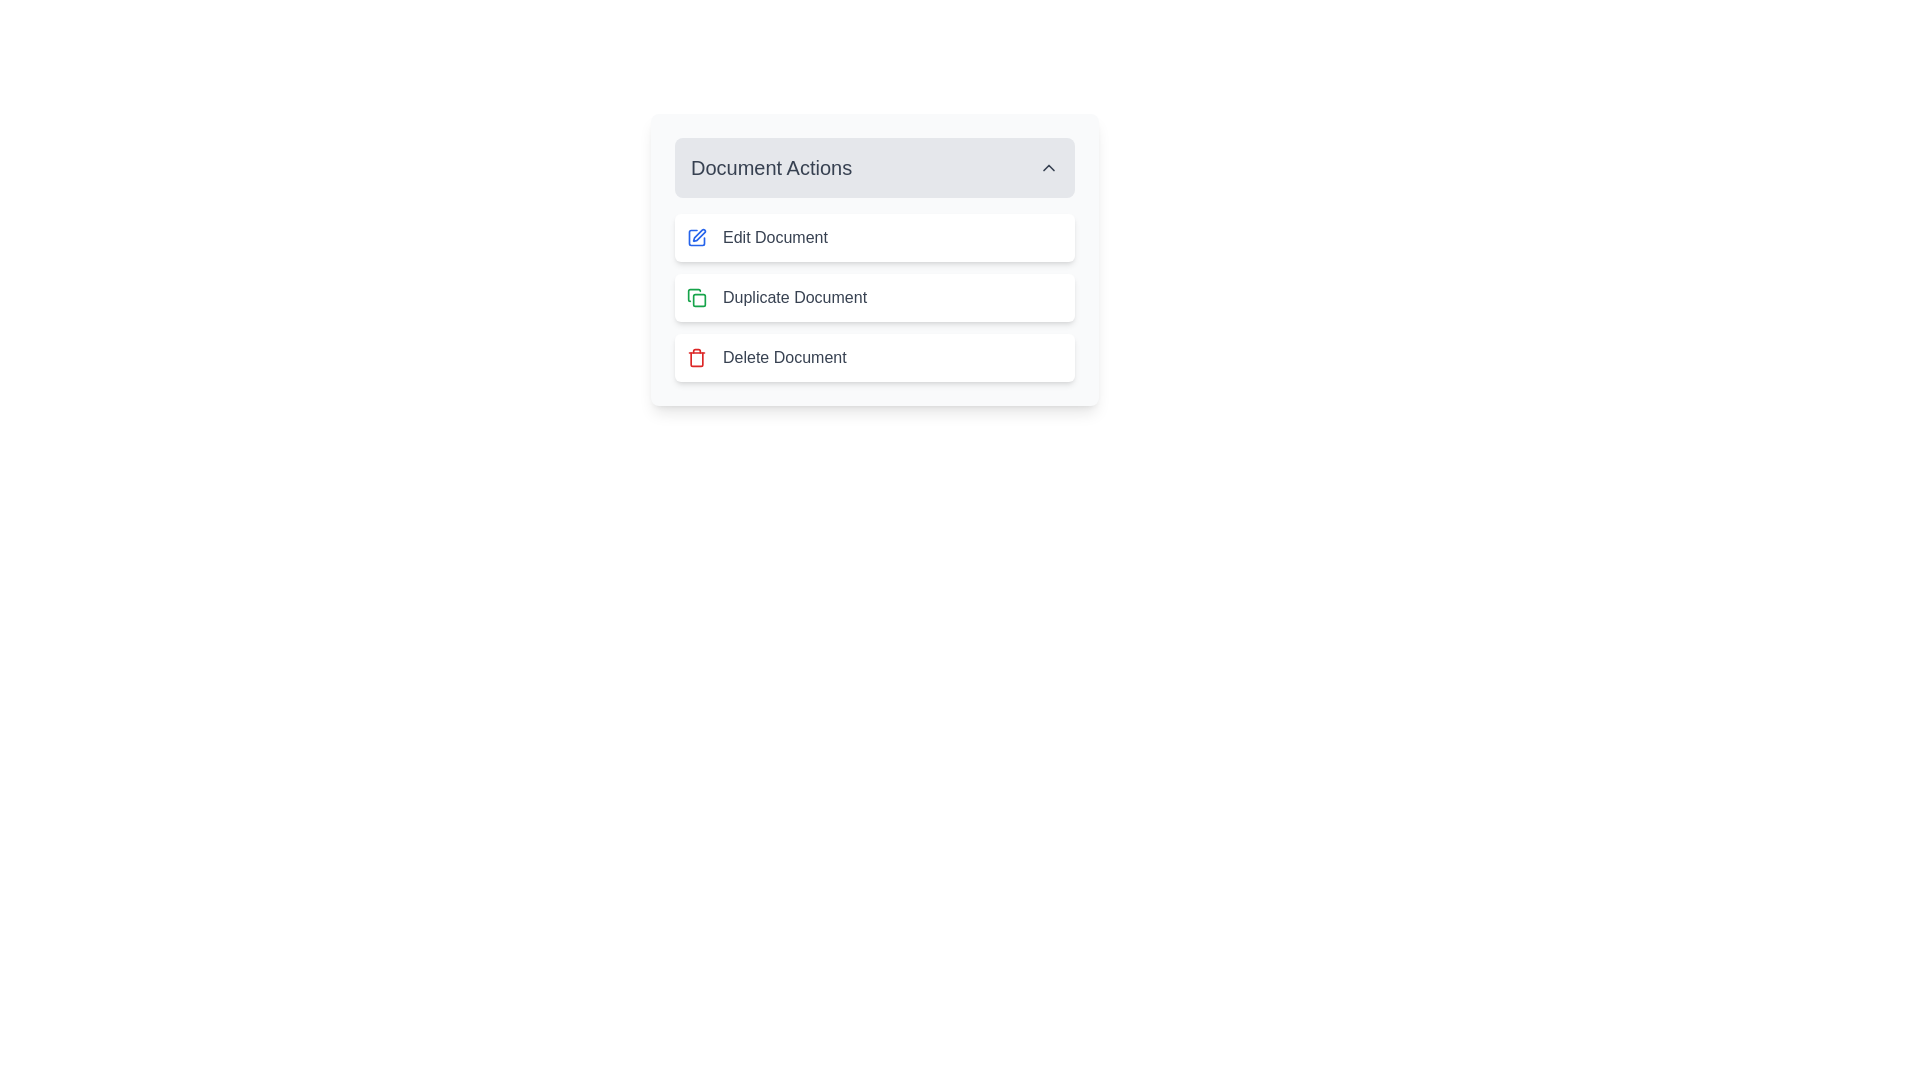 Image resolution: width=1920 pixels, height=1080 pixels. What do you see at coordinates (699, 300) in the screenshot?
I see `the square shape with rounded corners located at the bottom-right corner of the duplicate document action icon within the Document Actions interface` at bounding box center [699, 300].